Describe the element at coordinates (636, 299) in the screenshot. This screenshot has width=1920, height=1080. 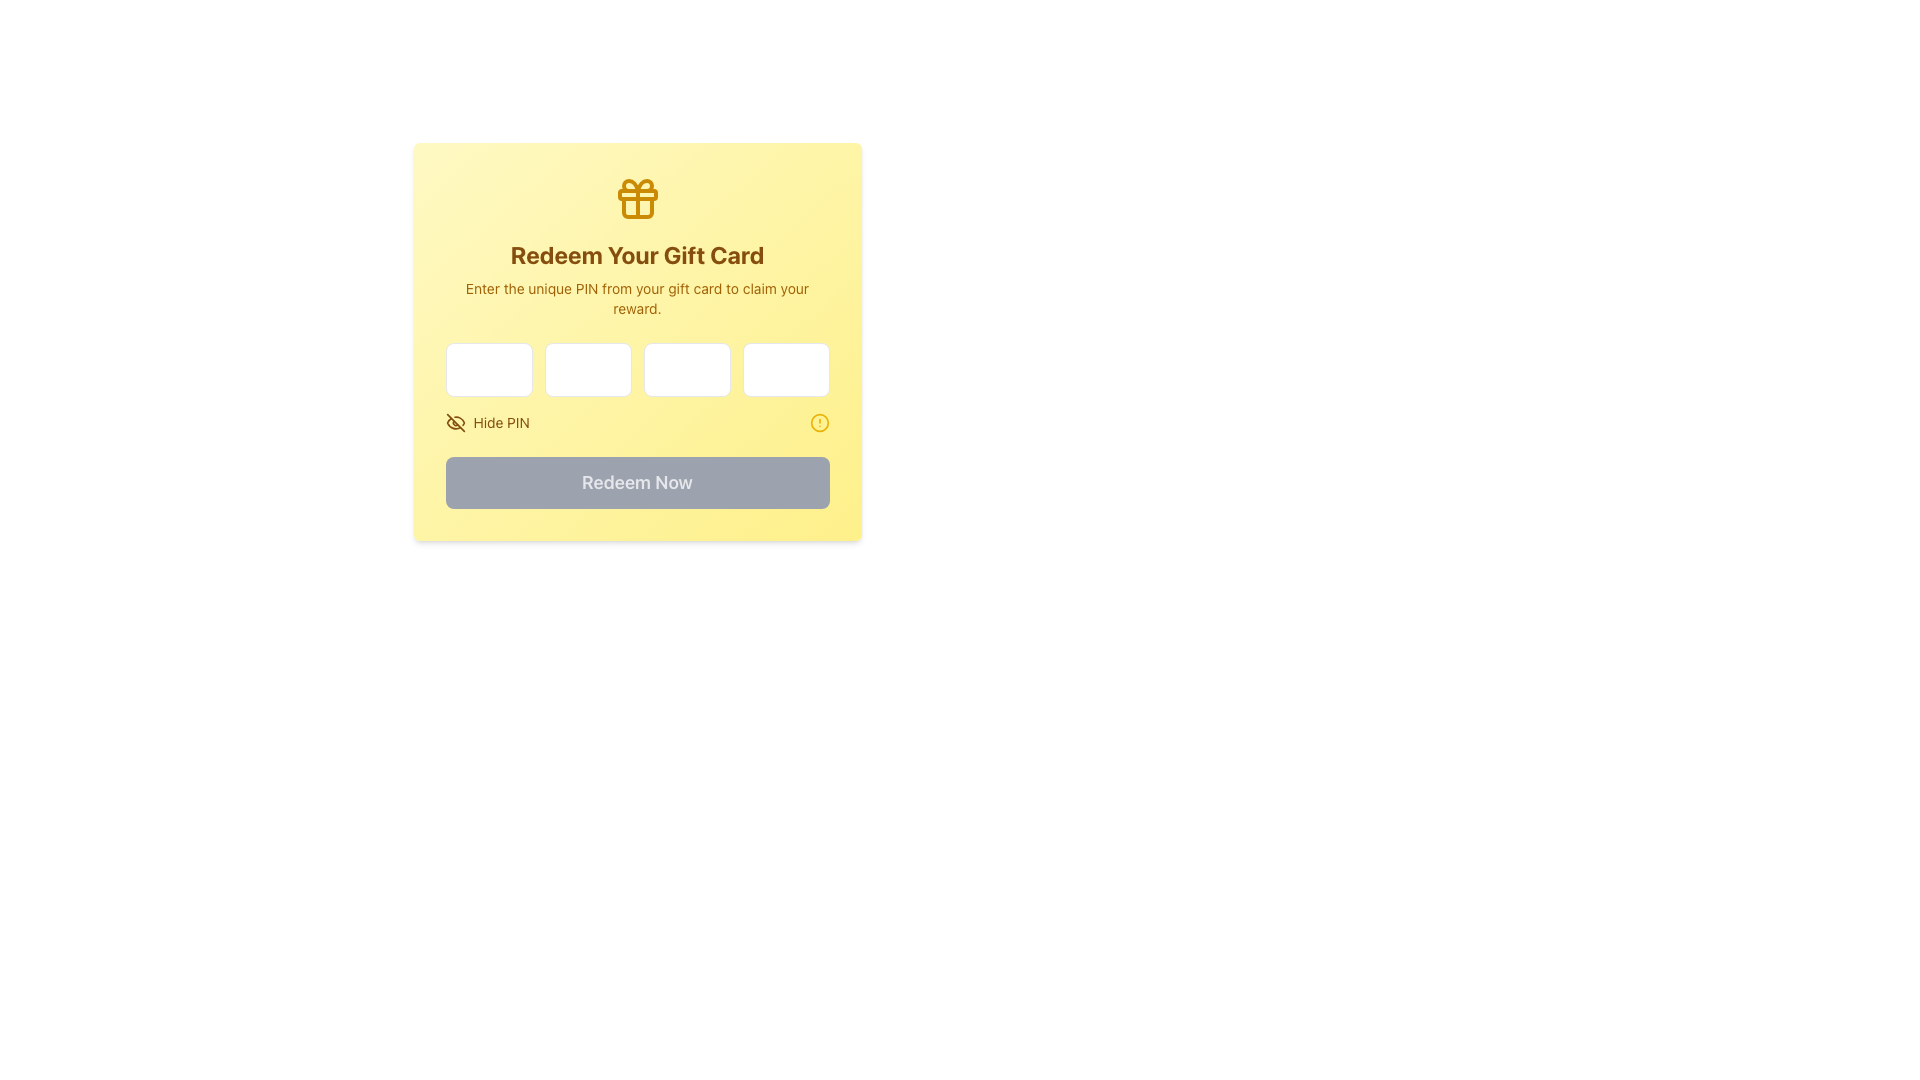
I see `the text label that reads 'Enter the unique PIN from your gift card to claim your reward.', which is styled in a small yellowish-brown font and positioned below the title 'Redeem Your Gift Card'` at that location.